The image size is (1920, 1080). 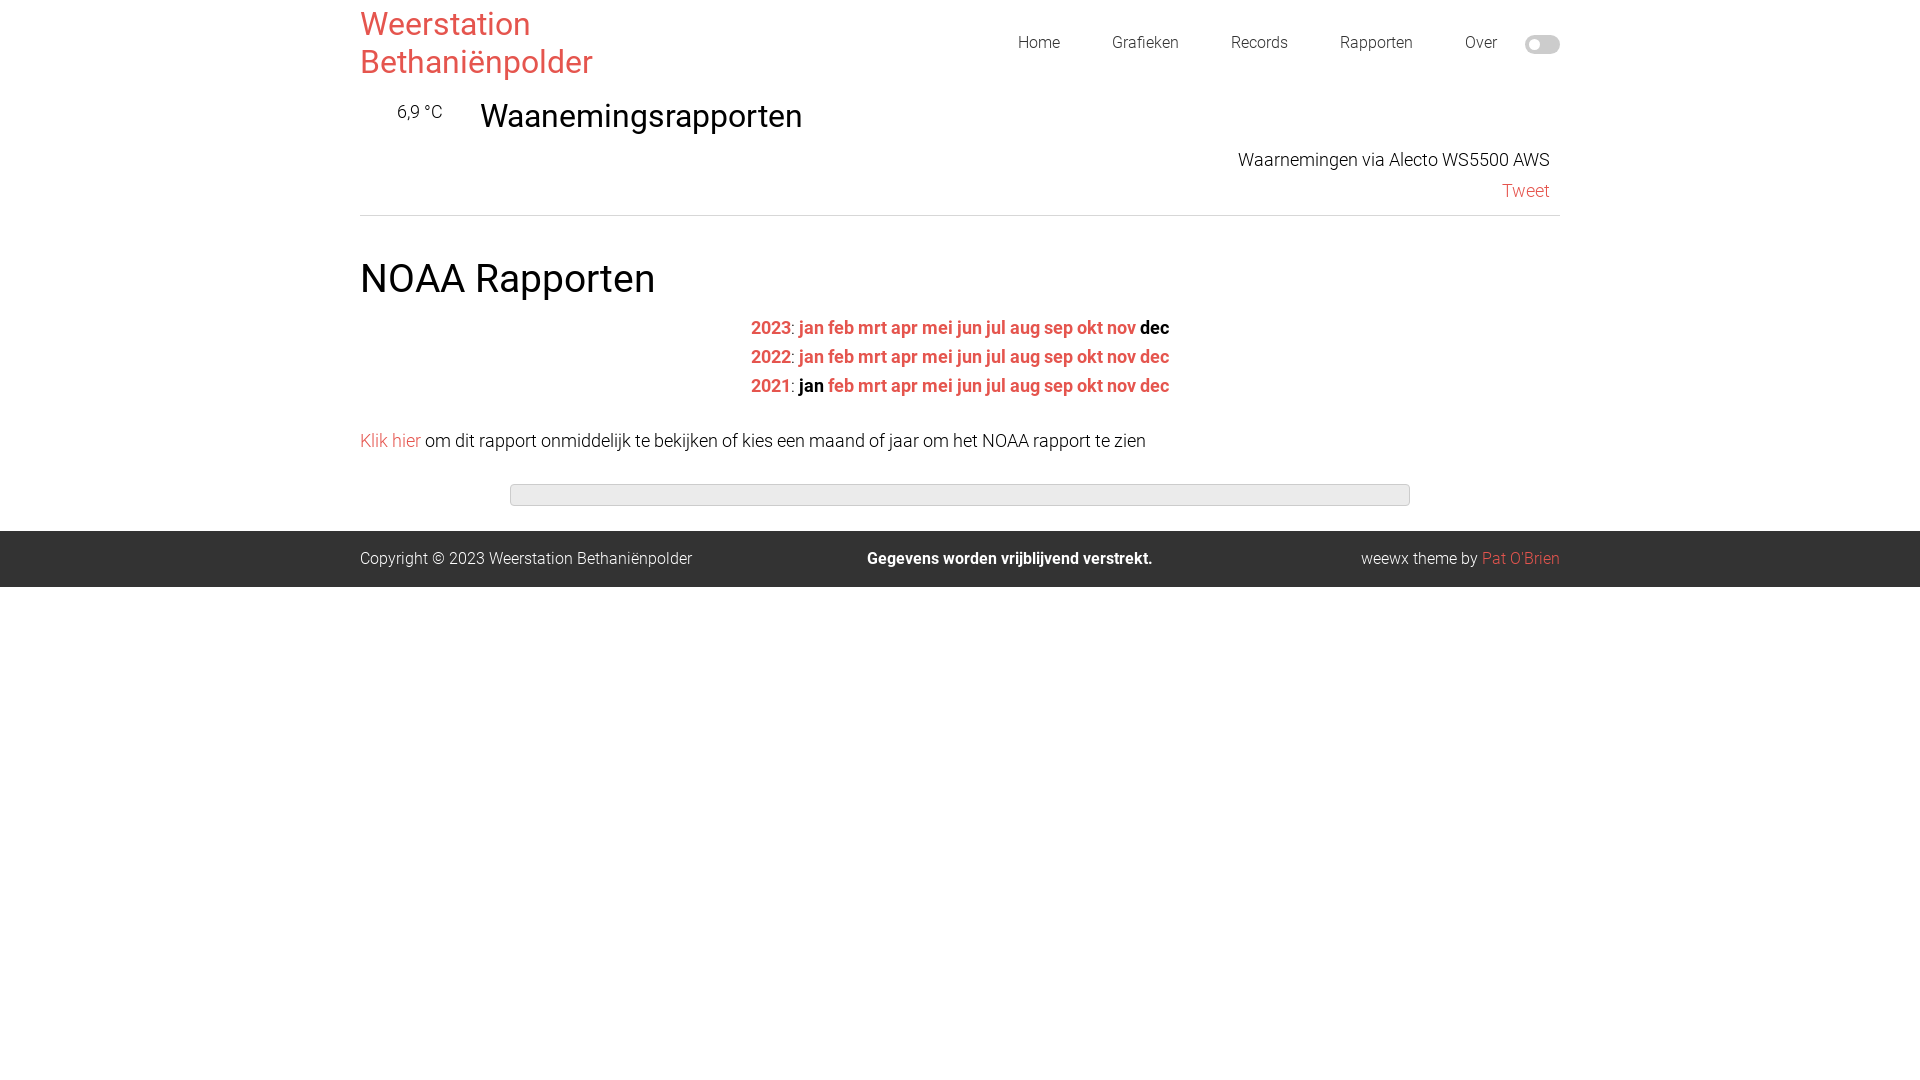 What do you see at coordinates (1375, 42) in the screenshot?
I see `'Rapporten'` at bounding box center [1375, 42].